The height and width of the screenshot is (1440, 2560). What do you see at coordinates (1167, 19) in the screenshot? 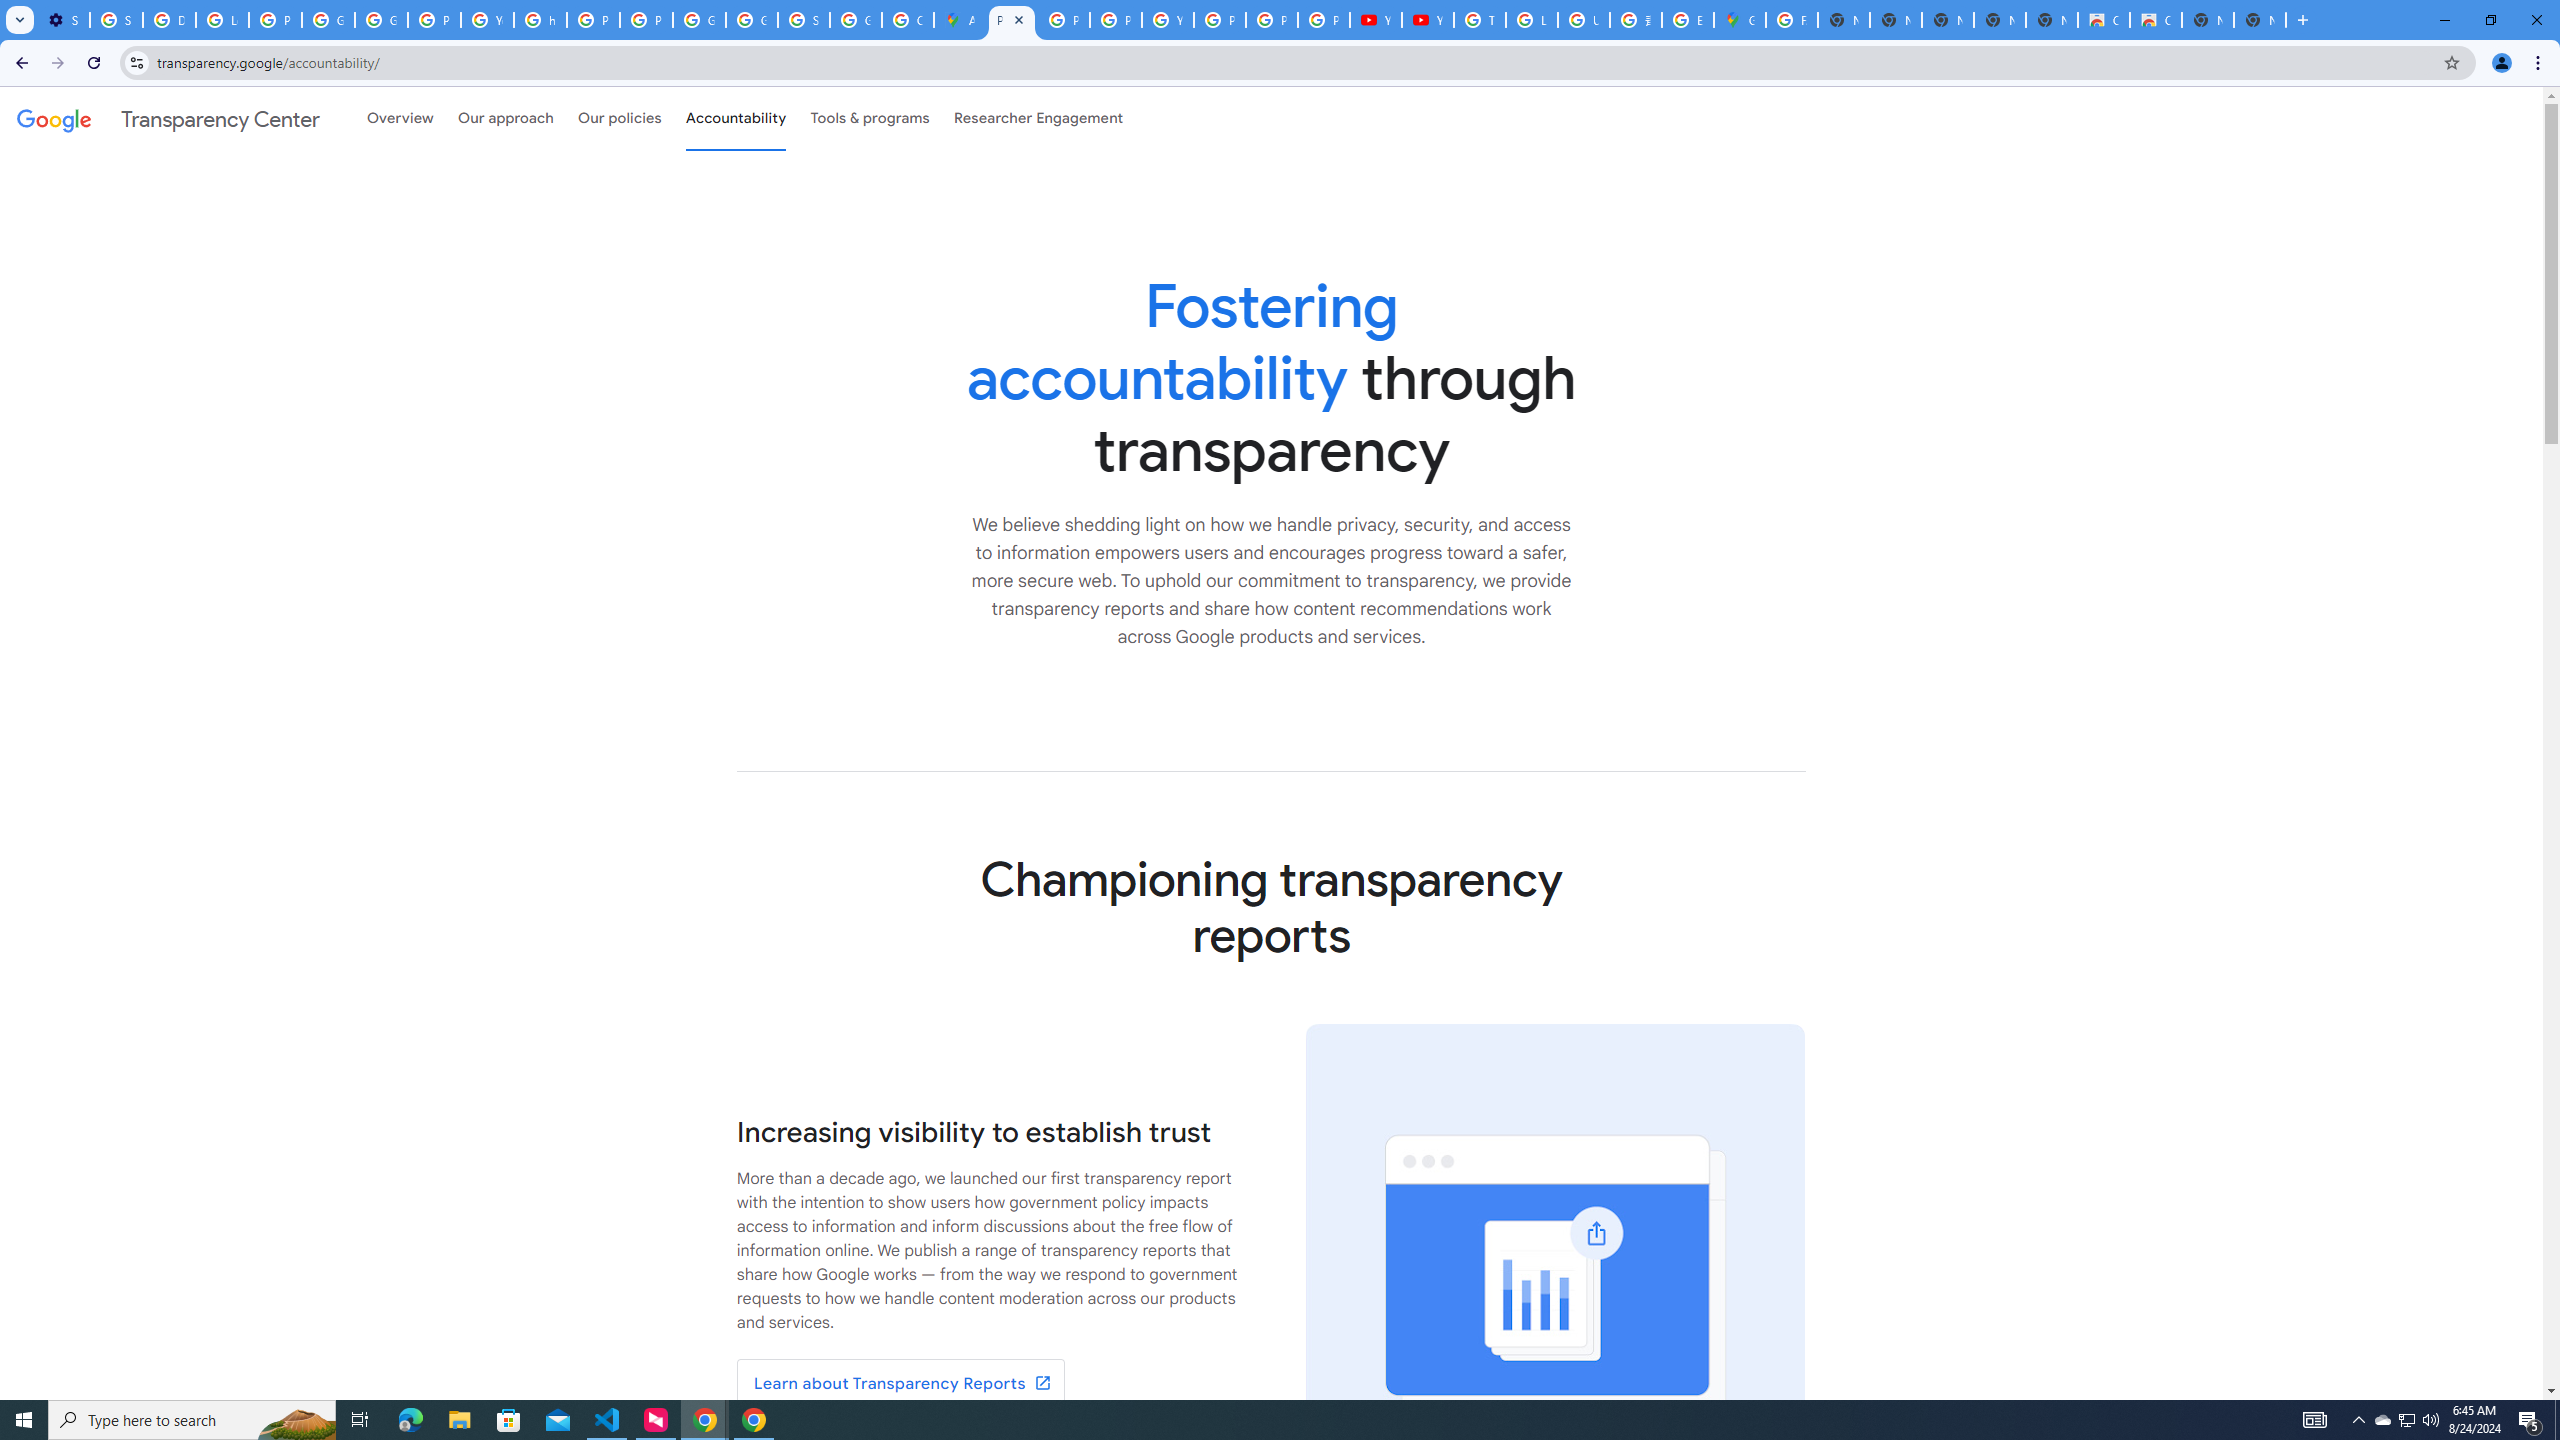
I see `'YouTube'` at bounding box center [1167, 19].